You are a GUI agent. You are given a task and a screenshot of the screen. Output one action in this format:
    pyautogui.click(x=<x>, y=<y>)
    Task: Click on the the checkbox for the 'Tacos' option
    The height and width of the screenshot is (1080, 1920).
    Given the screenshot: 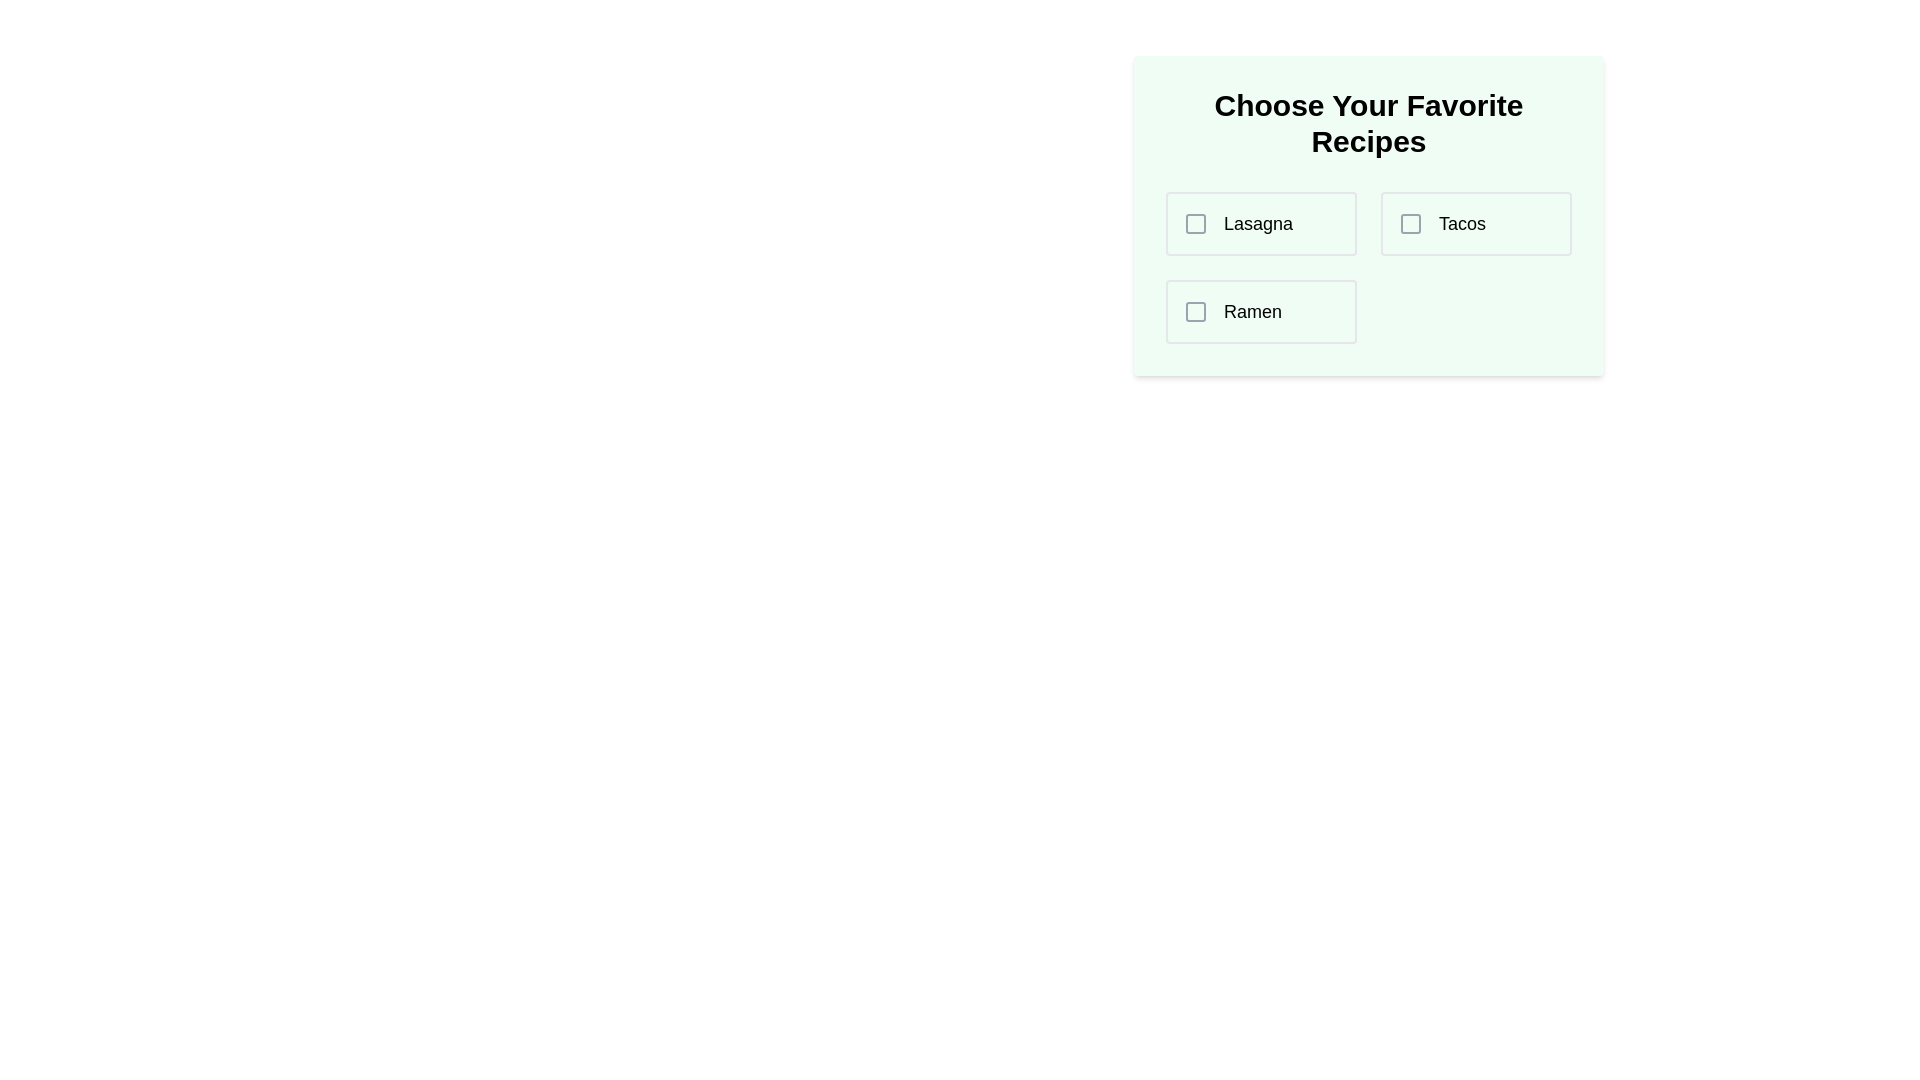 What is the action you would take?
    pyautogui.click(x=1410, y=223)
    